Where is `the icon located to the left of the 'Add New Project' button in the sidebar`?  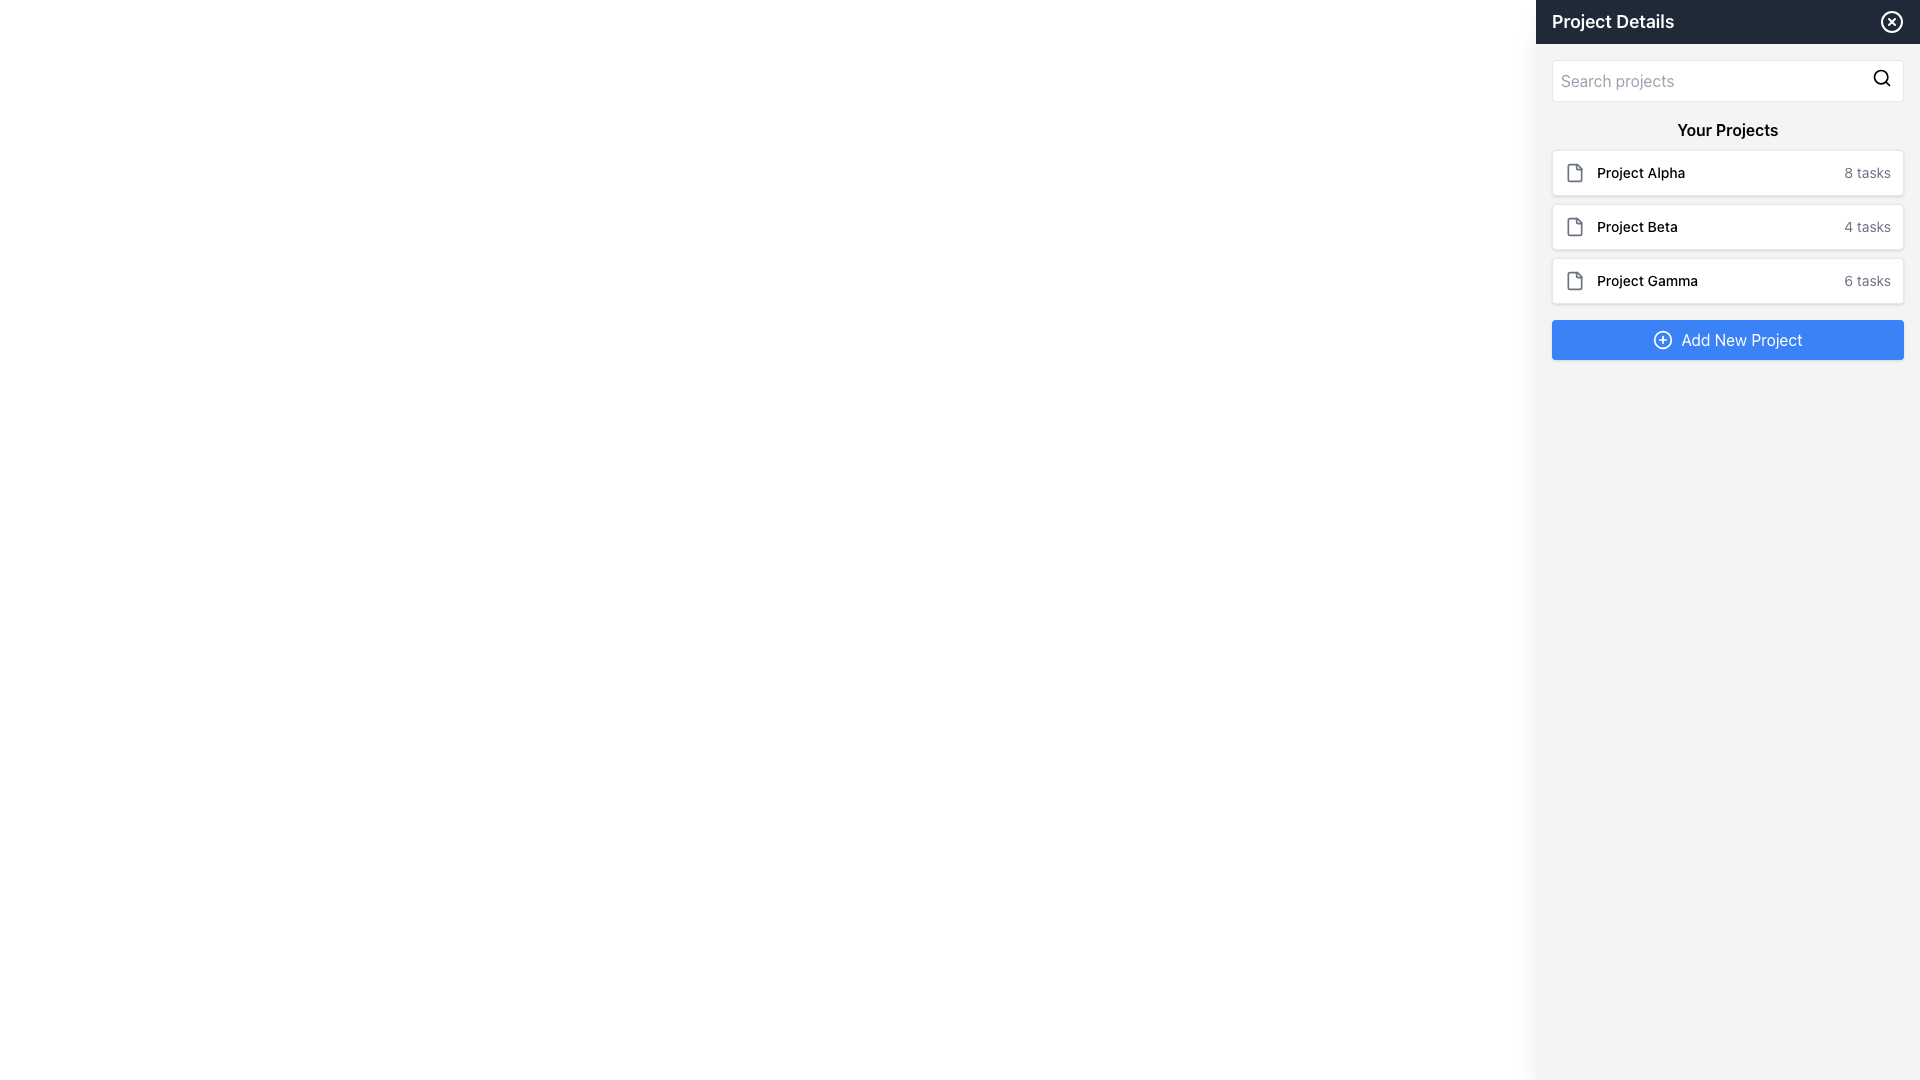
the icon located to the left of the 'Add New Project' button in the sidebar is located at coordinates (1663, 338).